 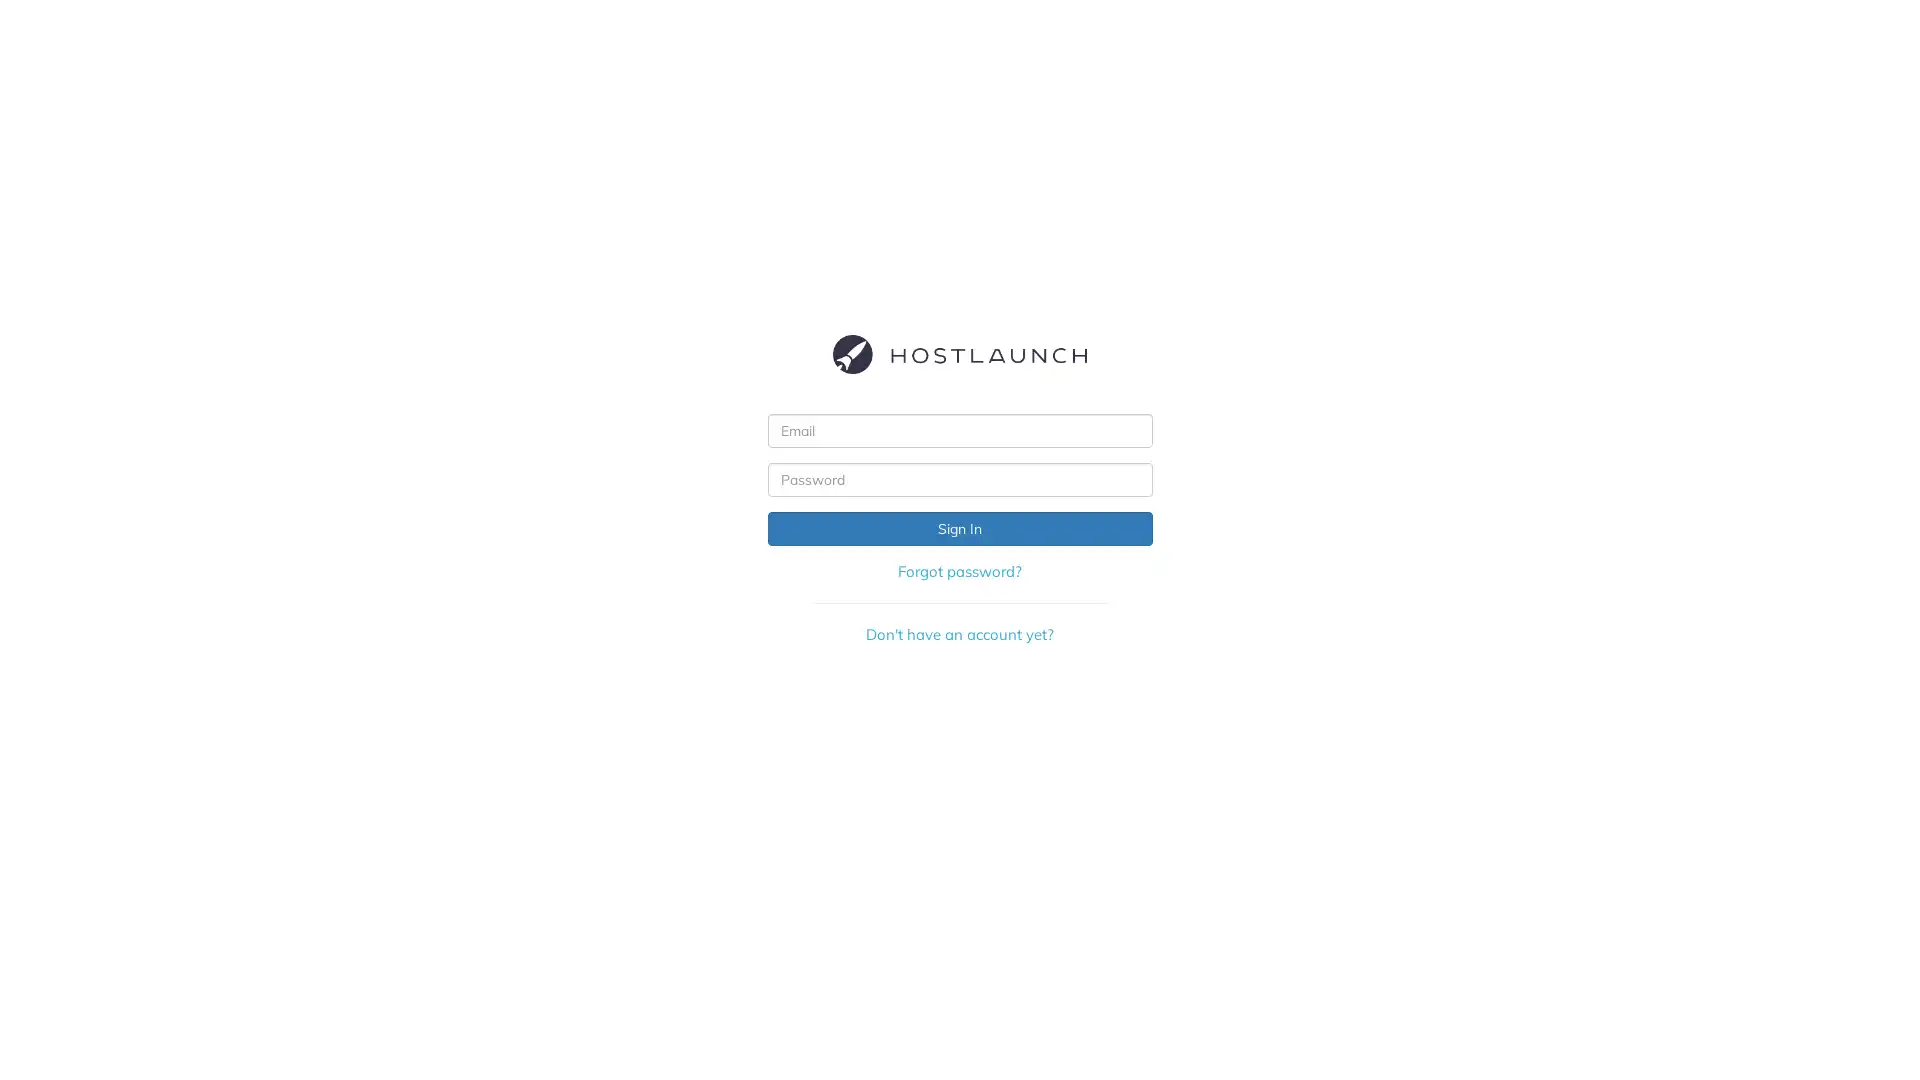 I want to click on Sign In, so click(x=958, y=527).